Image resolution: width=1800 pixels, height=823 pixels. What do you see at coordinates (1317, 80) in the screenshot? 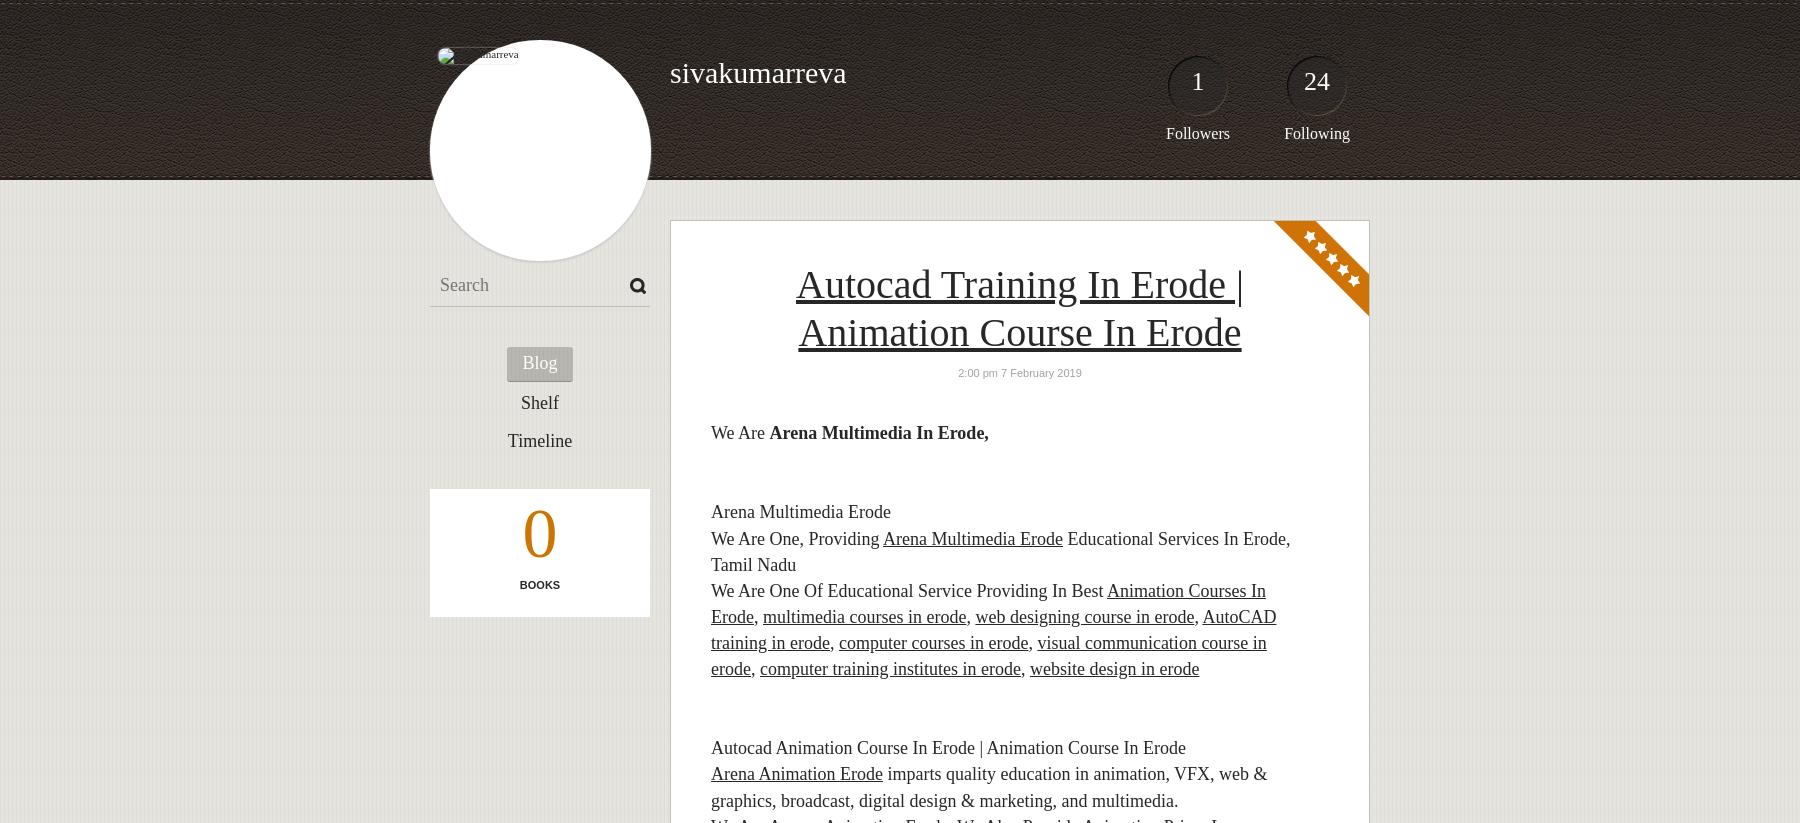
I see `'24'` at bounding box center [1317, 80].